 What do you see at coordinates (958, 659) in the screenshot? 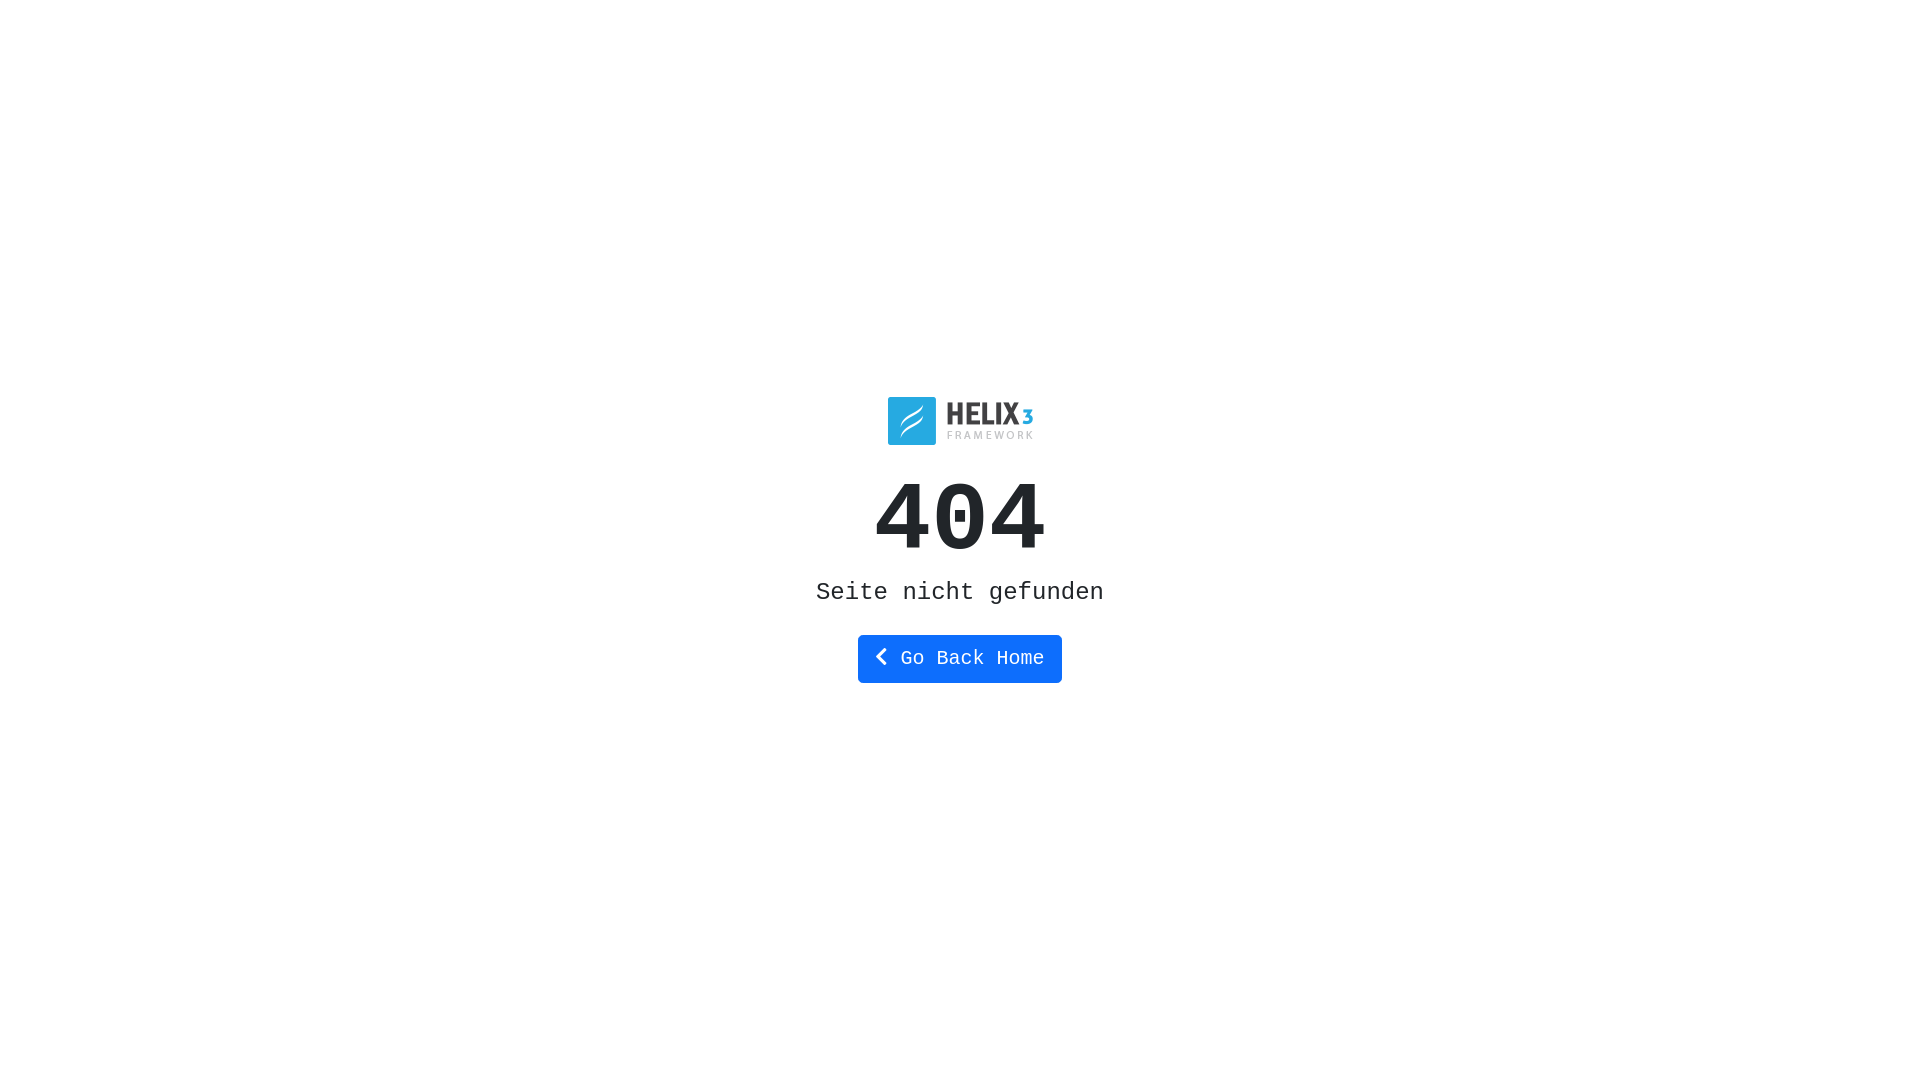
I see `'Go Back Home'` at bounding box center [958, 659].